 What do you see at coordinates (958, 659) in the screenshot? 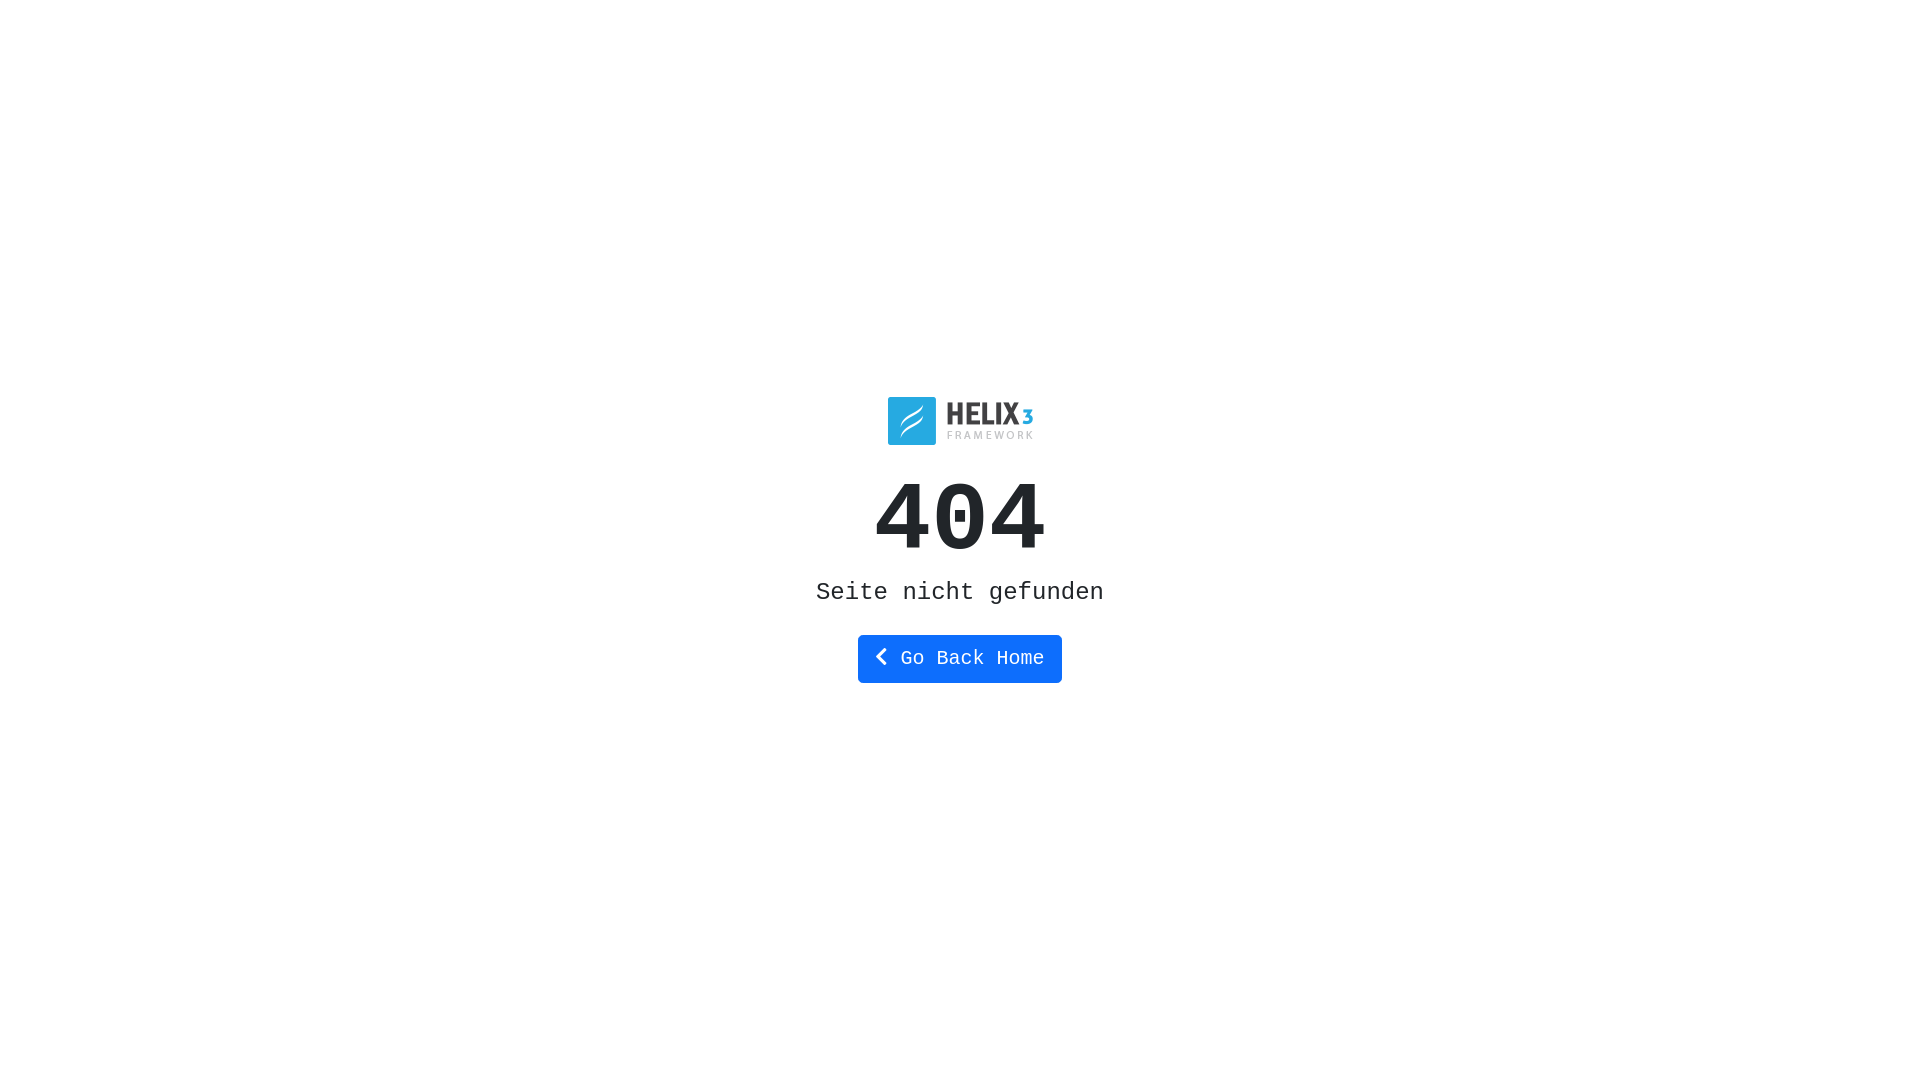
I see `'Go Back Home'` at bounding box center [958, 659].